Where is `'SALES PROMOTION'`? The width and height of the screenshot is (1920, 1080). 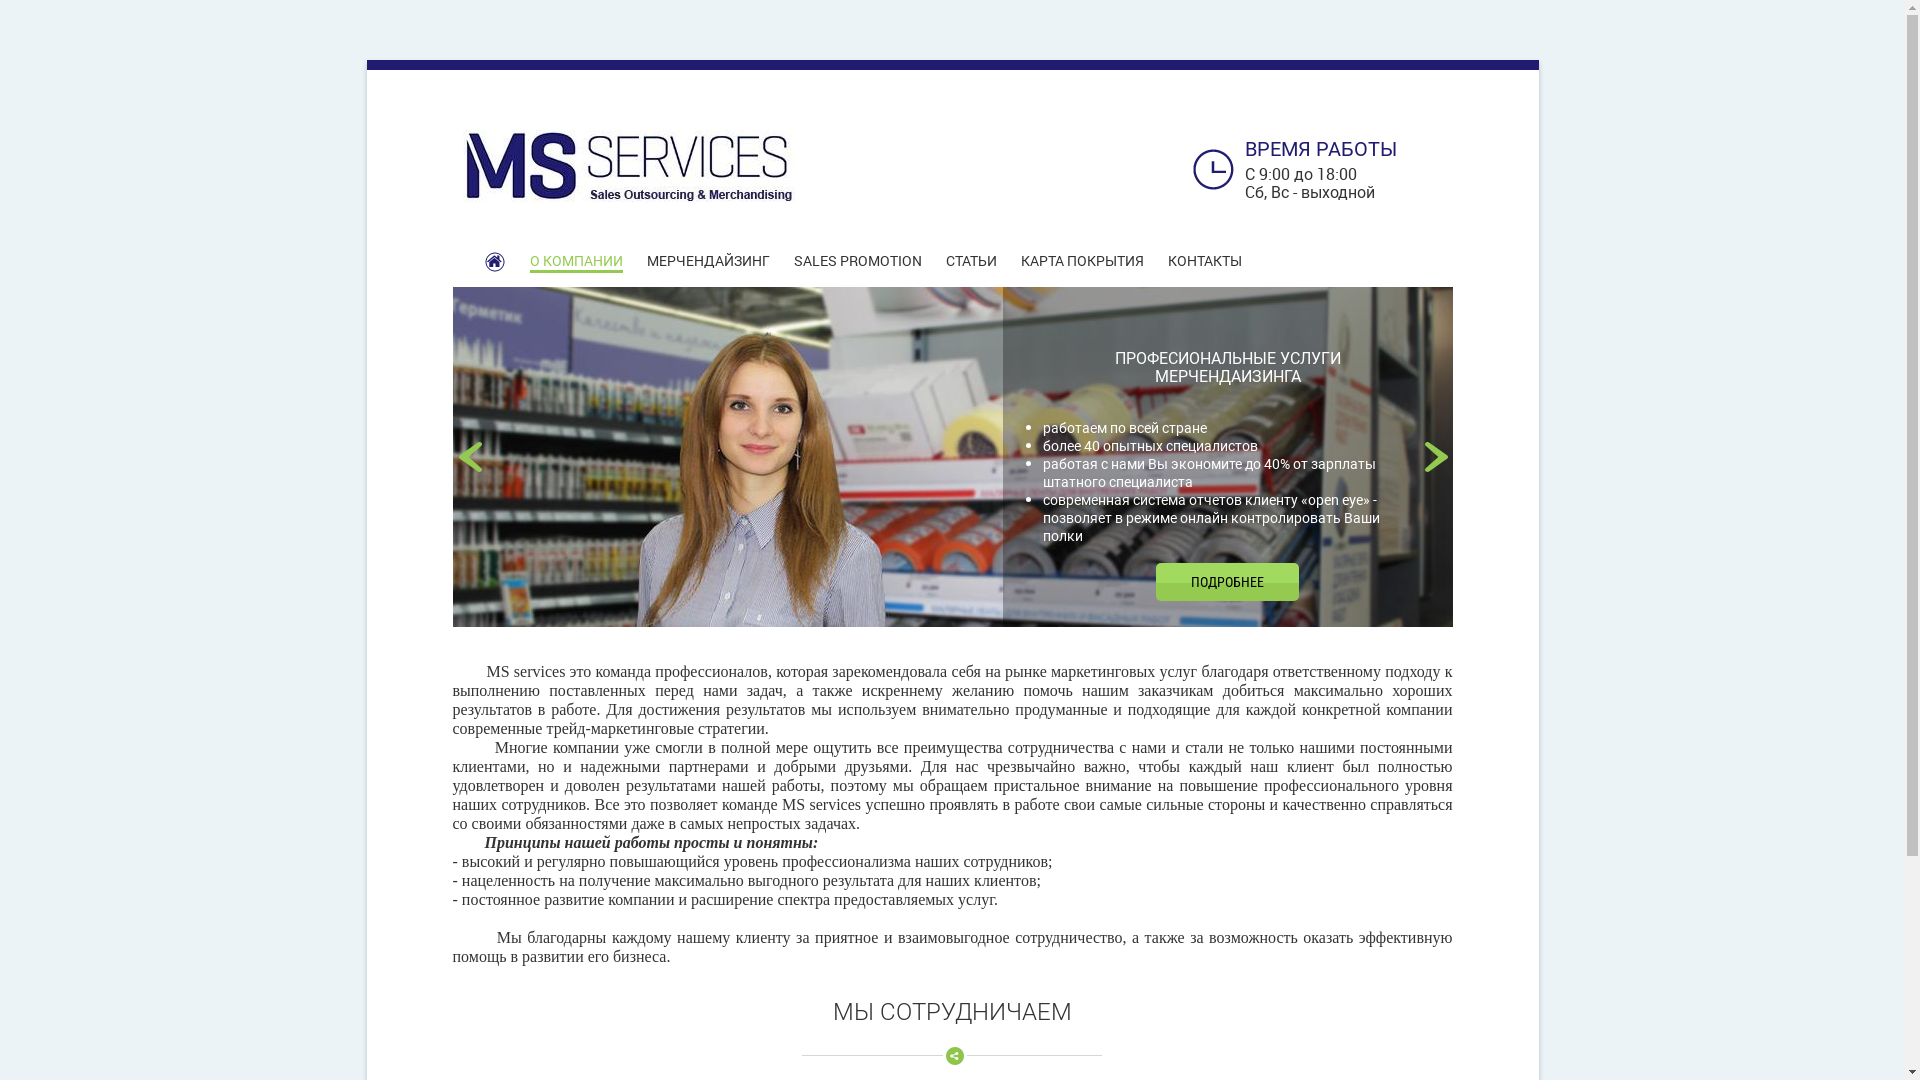
'SALES PROMOTION' is located at coordinates (858, 260).